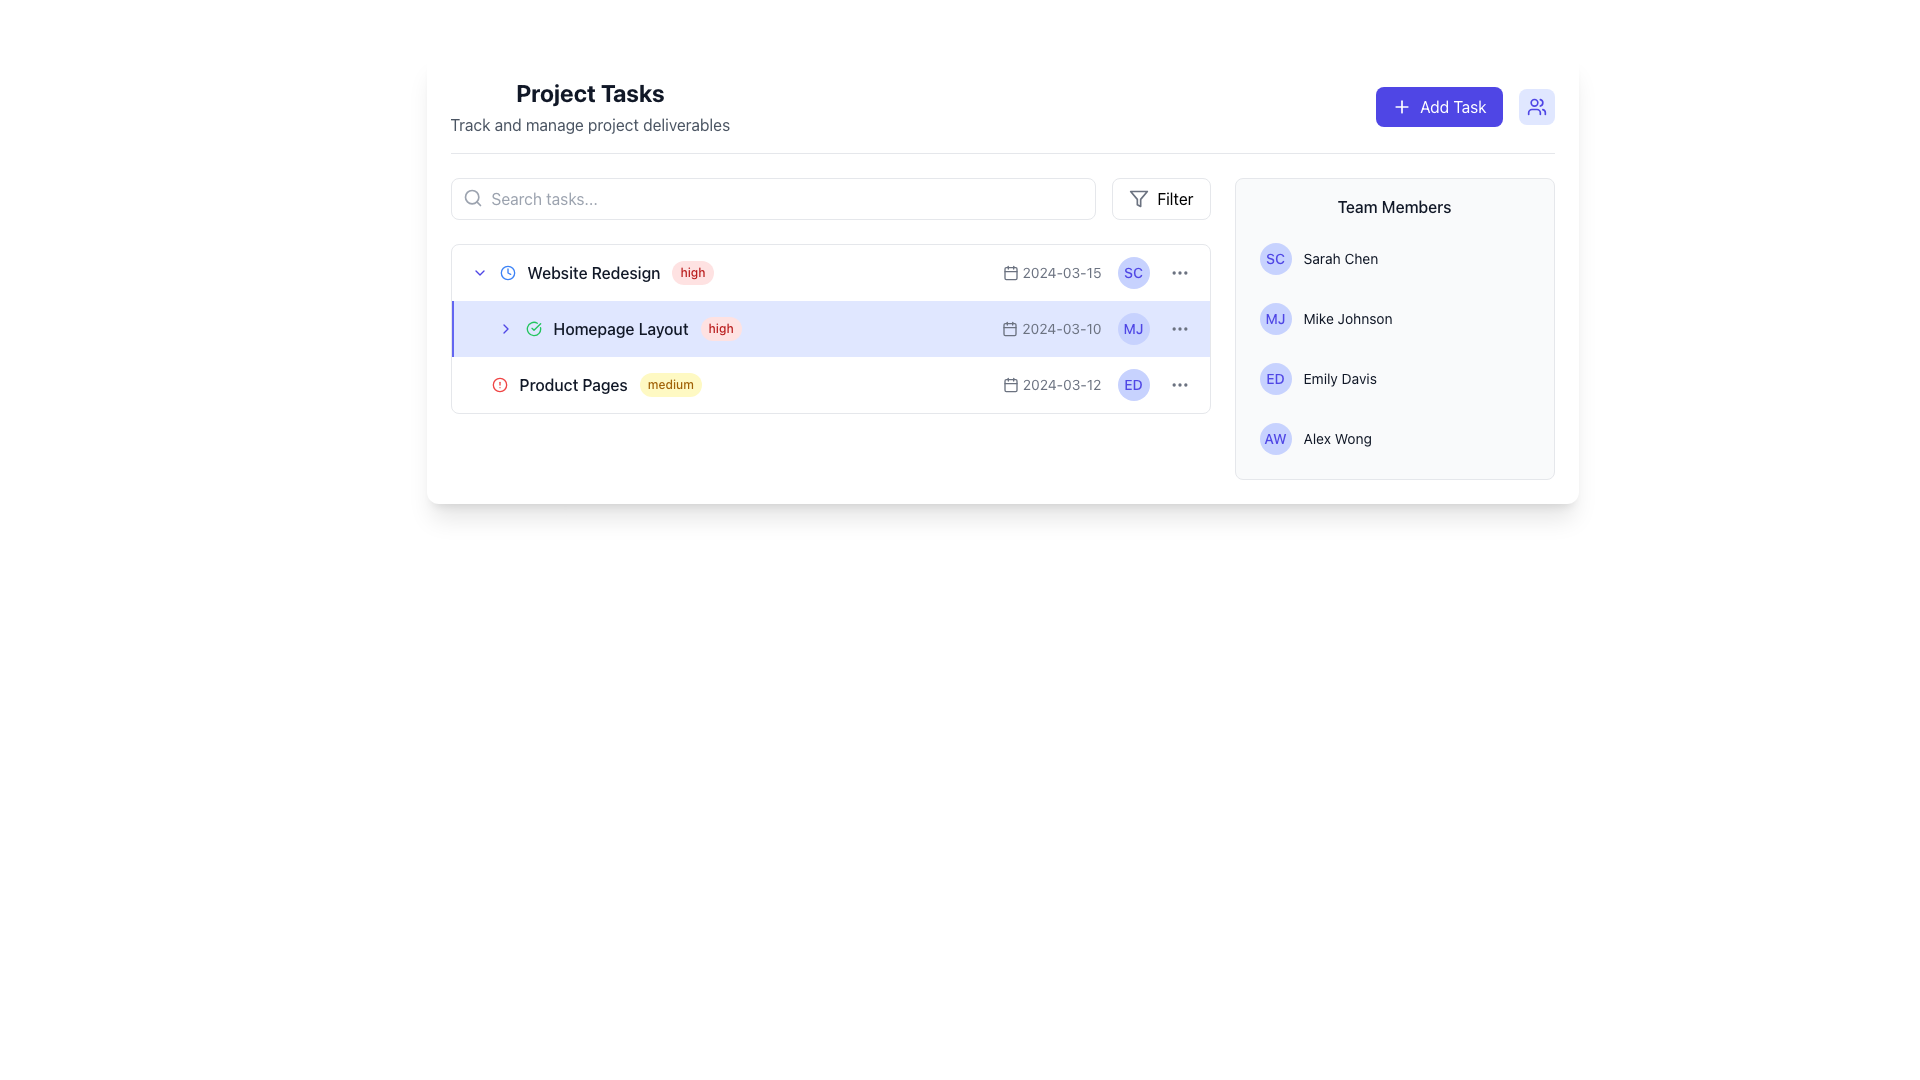 The image size is (1920, 1080). What do you see at coordinates (1535, 107) in the screenshot?
I see `the group of people icon located at the top right corner of the interface, adjacent to the 'Add Task' button` at bounding box center [1535, 107].